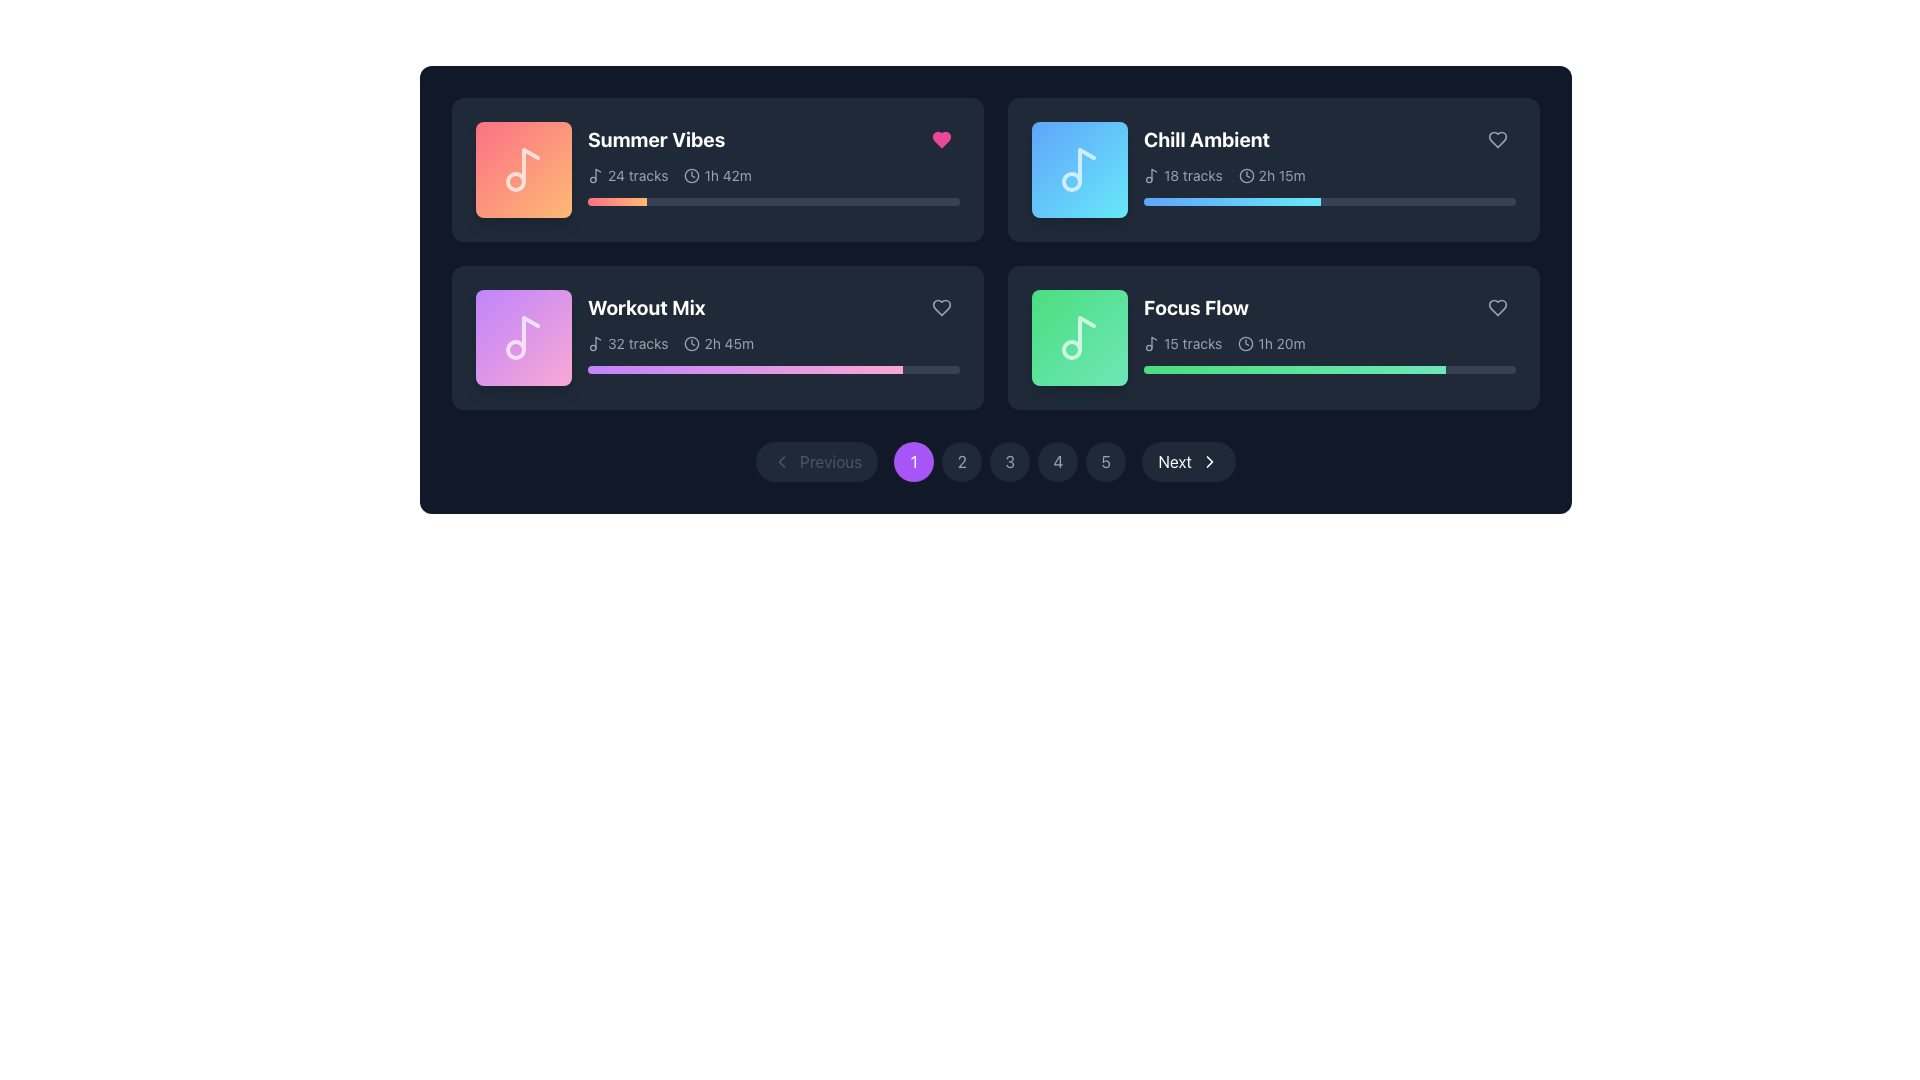 Image resolution: width=1920 pixels, height=1080 pixels. I want to click on the music playlist icon located within the 'Focus Flow' card, specifically to the left of the text '15 tracks', in the lower-right card of a four-card grid layout, so click(1152, 342).